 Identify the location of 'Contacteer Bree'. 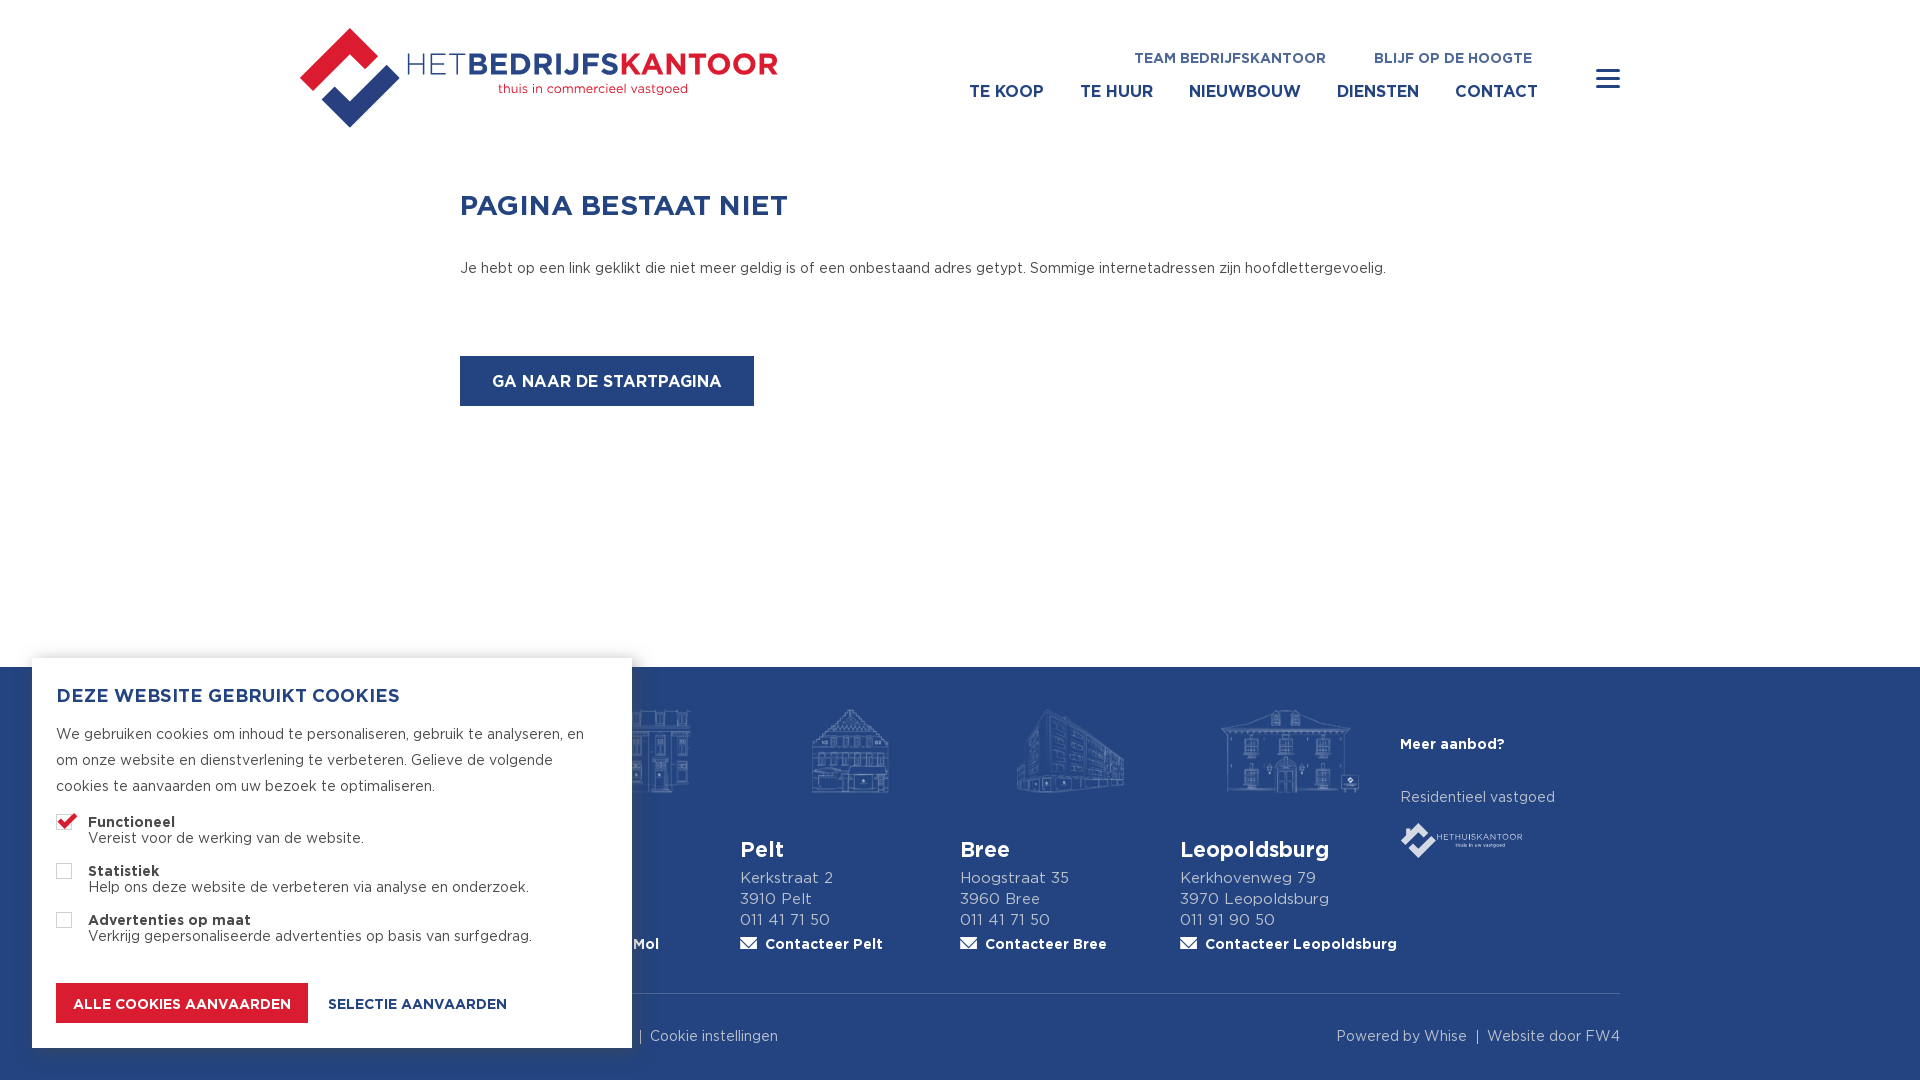
(1069, 944).